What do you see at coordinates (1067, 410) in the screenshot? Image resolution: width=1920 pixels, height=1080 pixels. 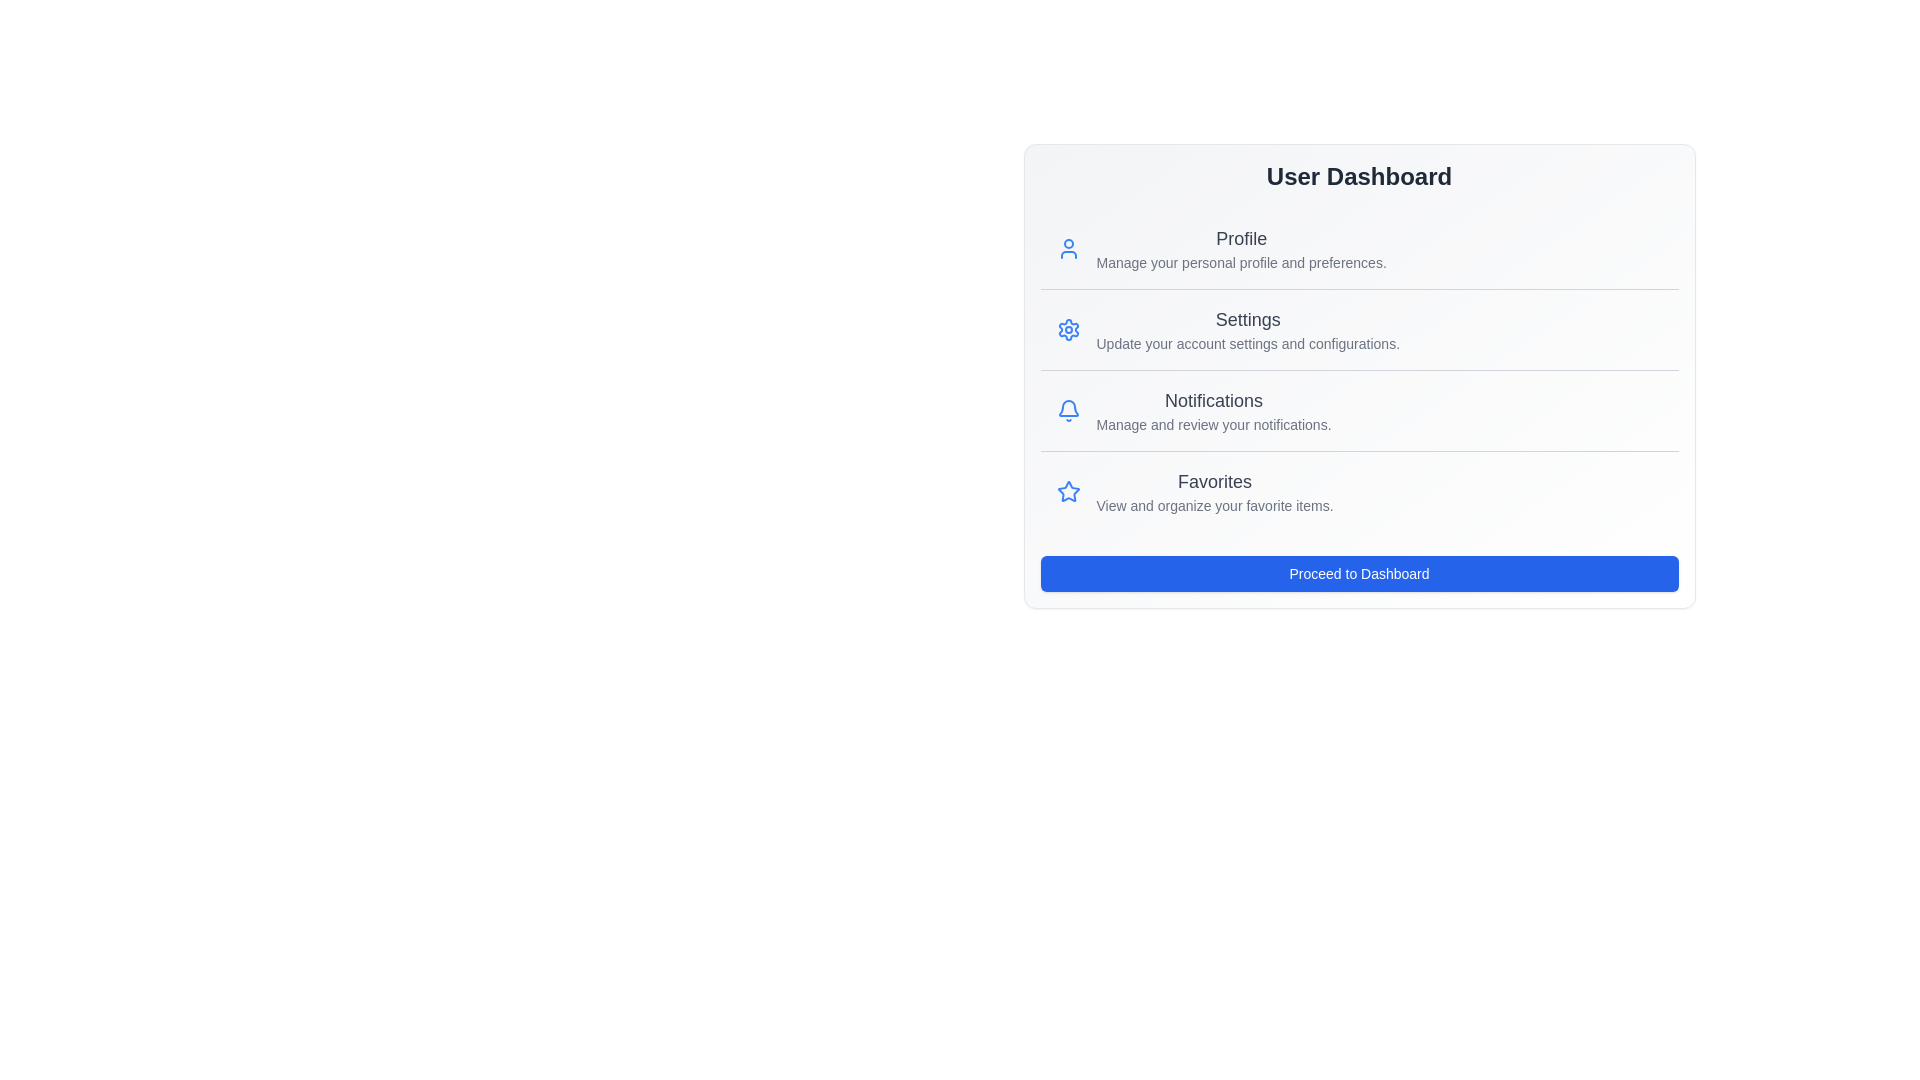 I see `the bell-shaped icon with a blue outline located to the left of the 'Notifications' text` at bounding box center [1067, 410].